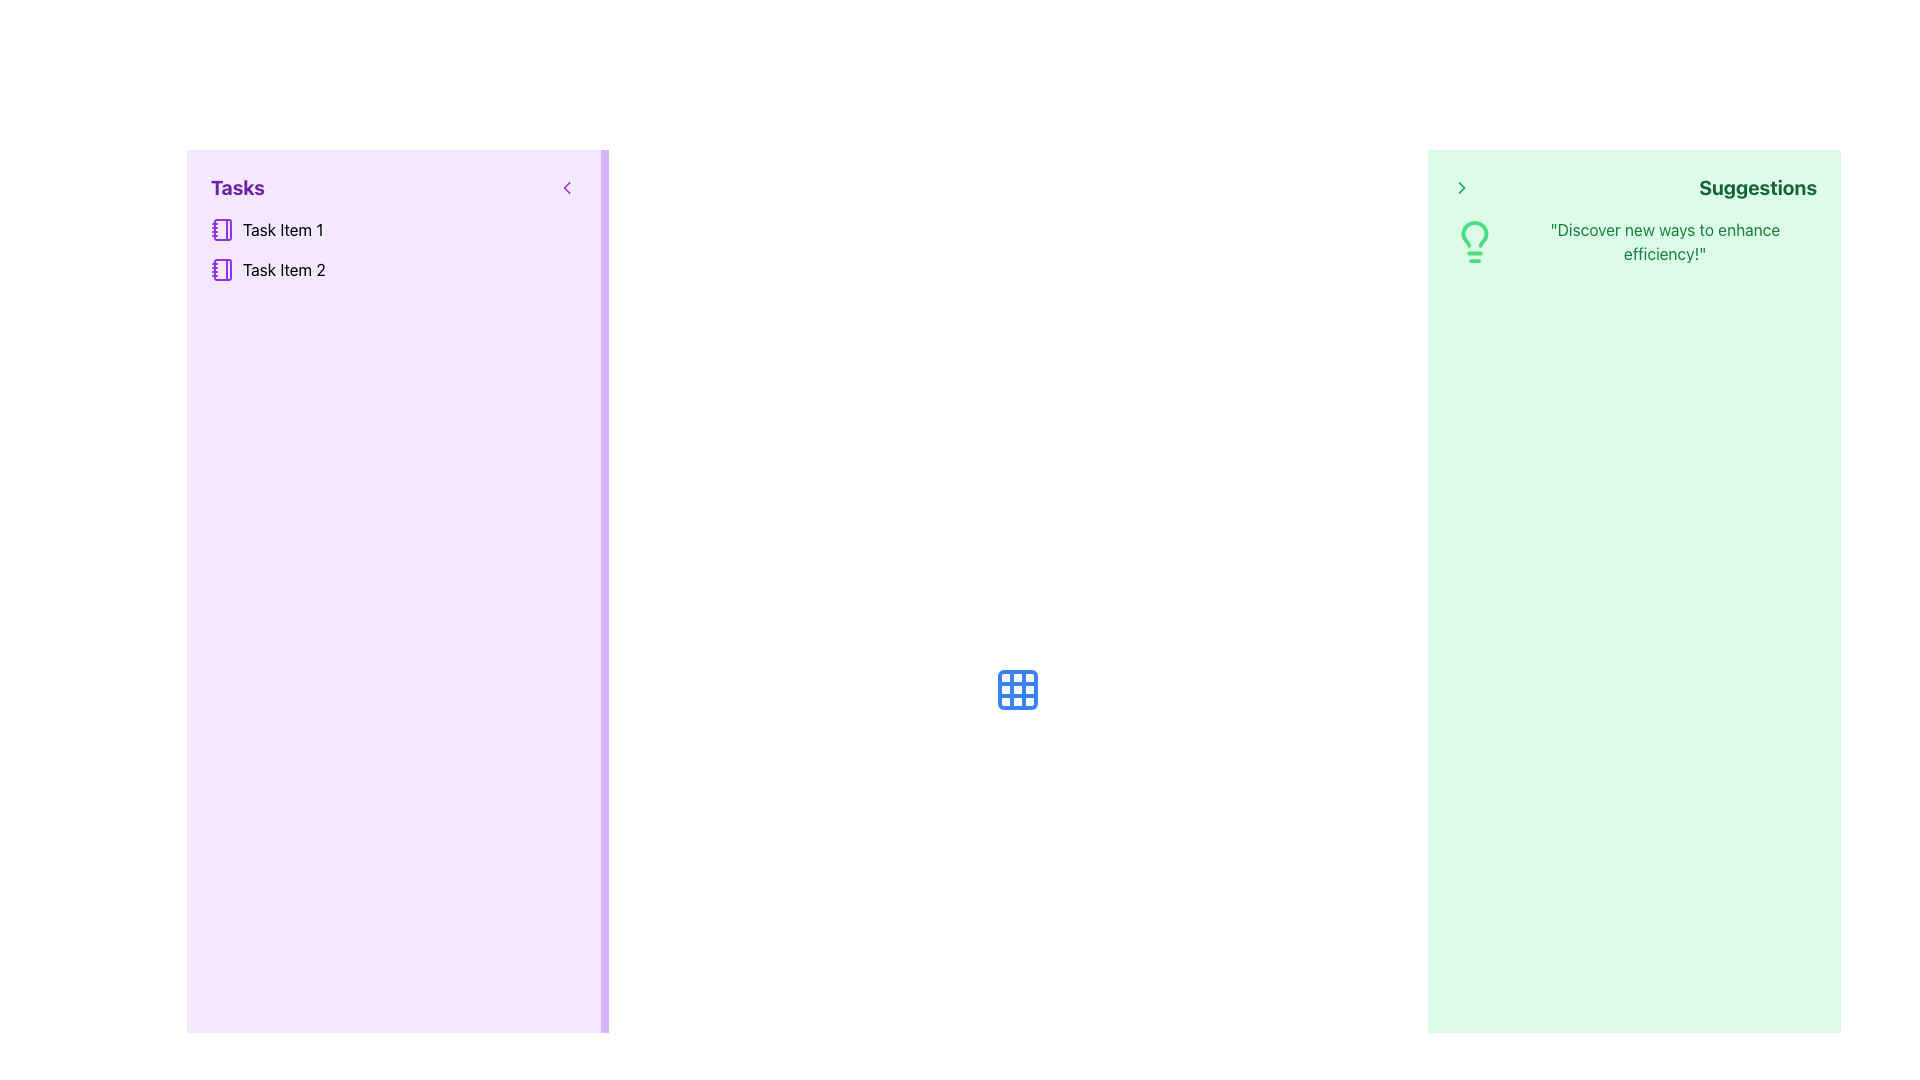  What do you see at coordinates (1474, 241) in the screenshot?
I see `the lightbulb icon located in the green panel on the right side, which represents suggestions for enhancing efficiency` at bounding box center [1474, 241].